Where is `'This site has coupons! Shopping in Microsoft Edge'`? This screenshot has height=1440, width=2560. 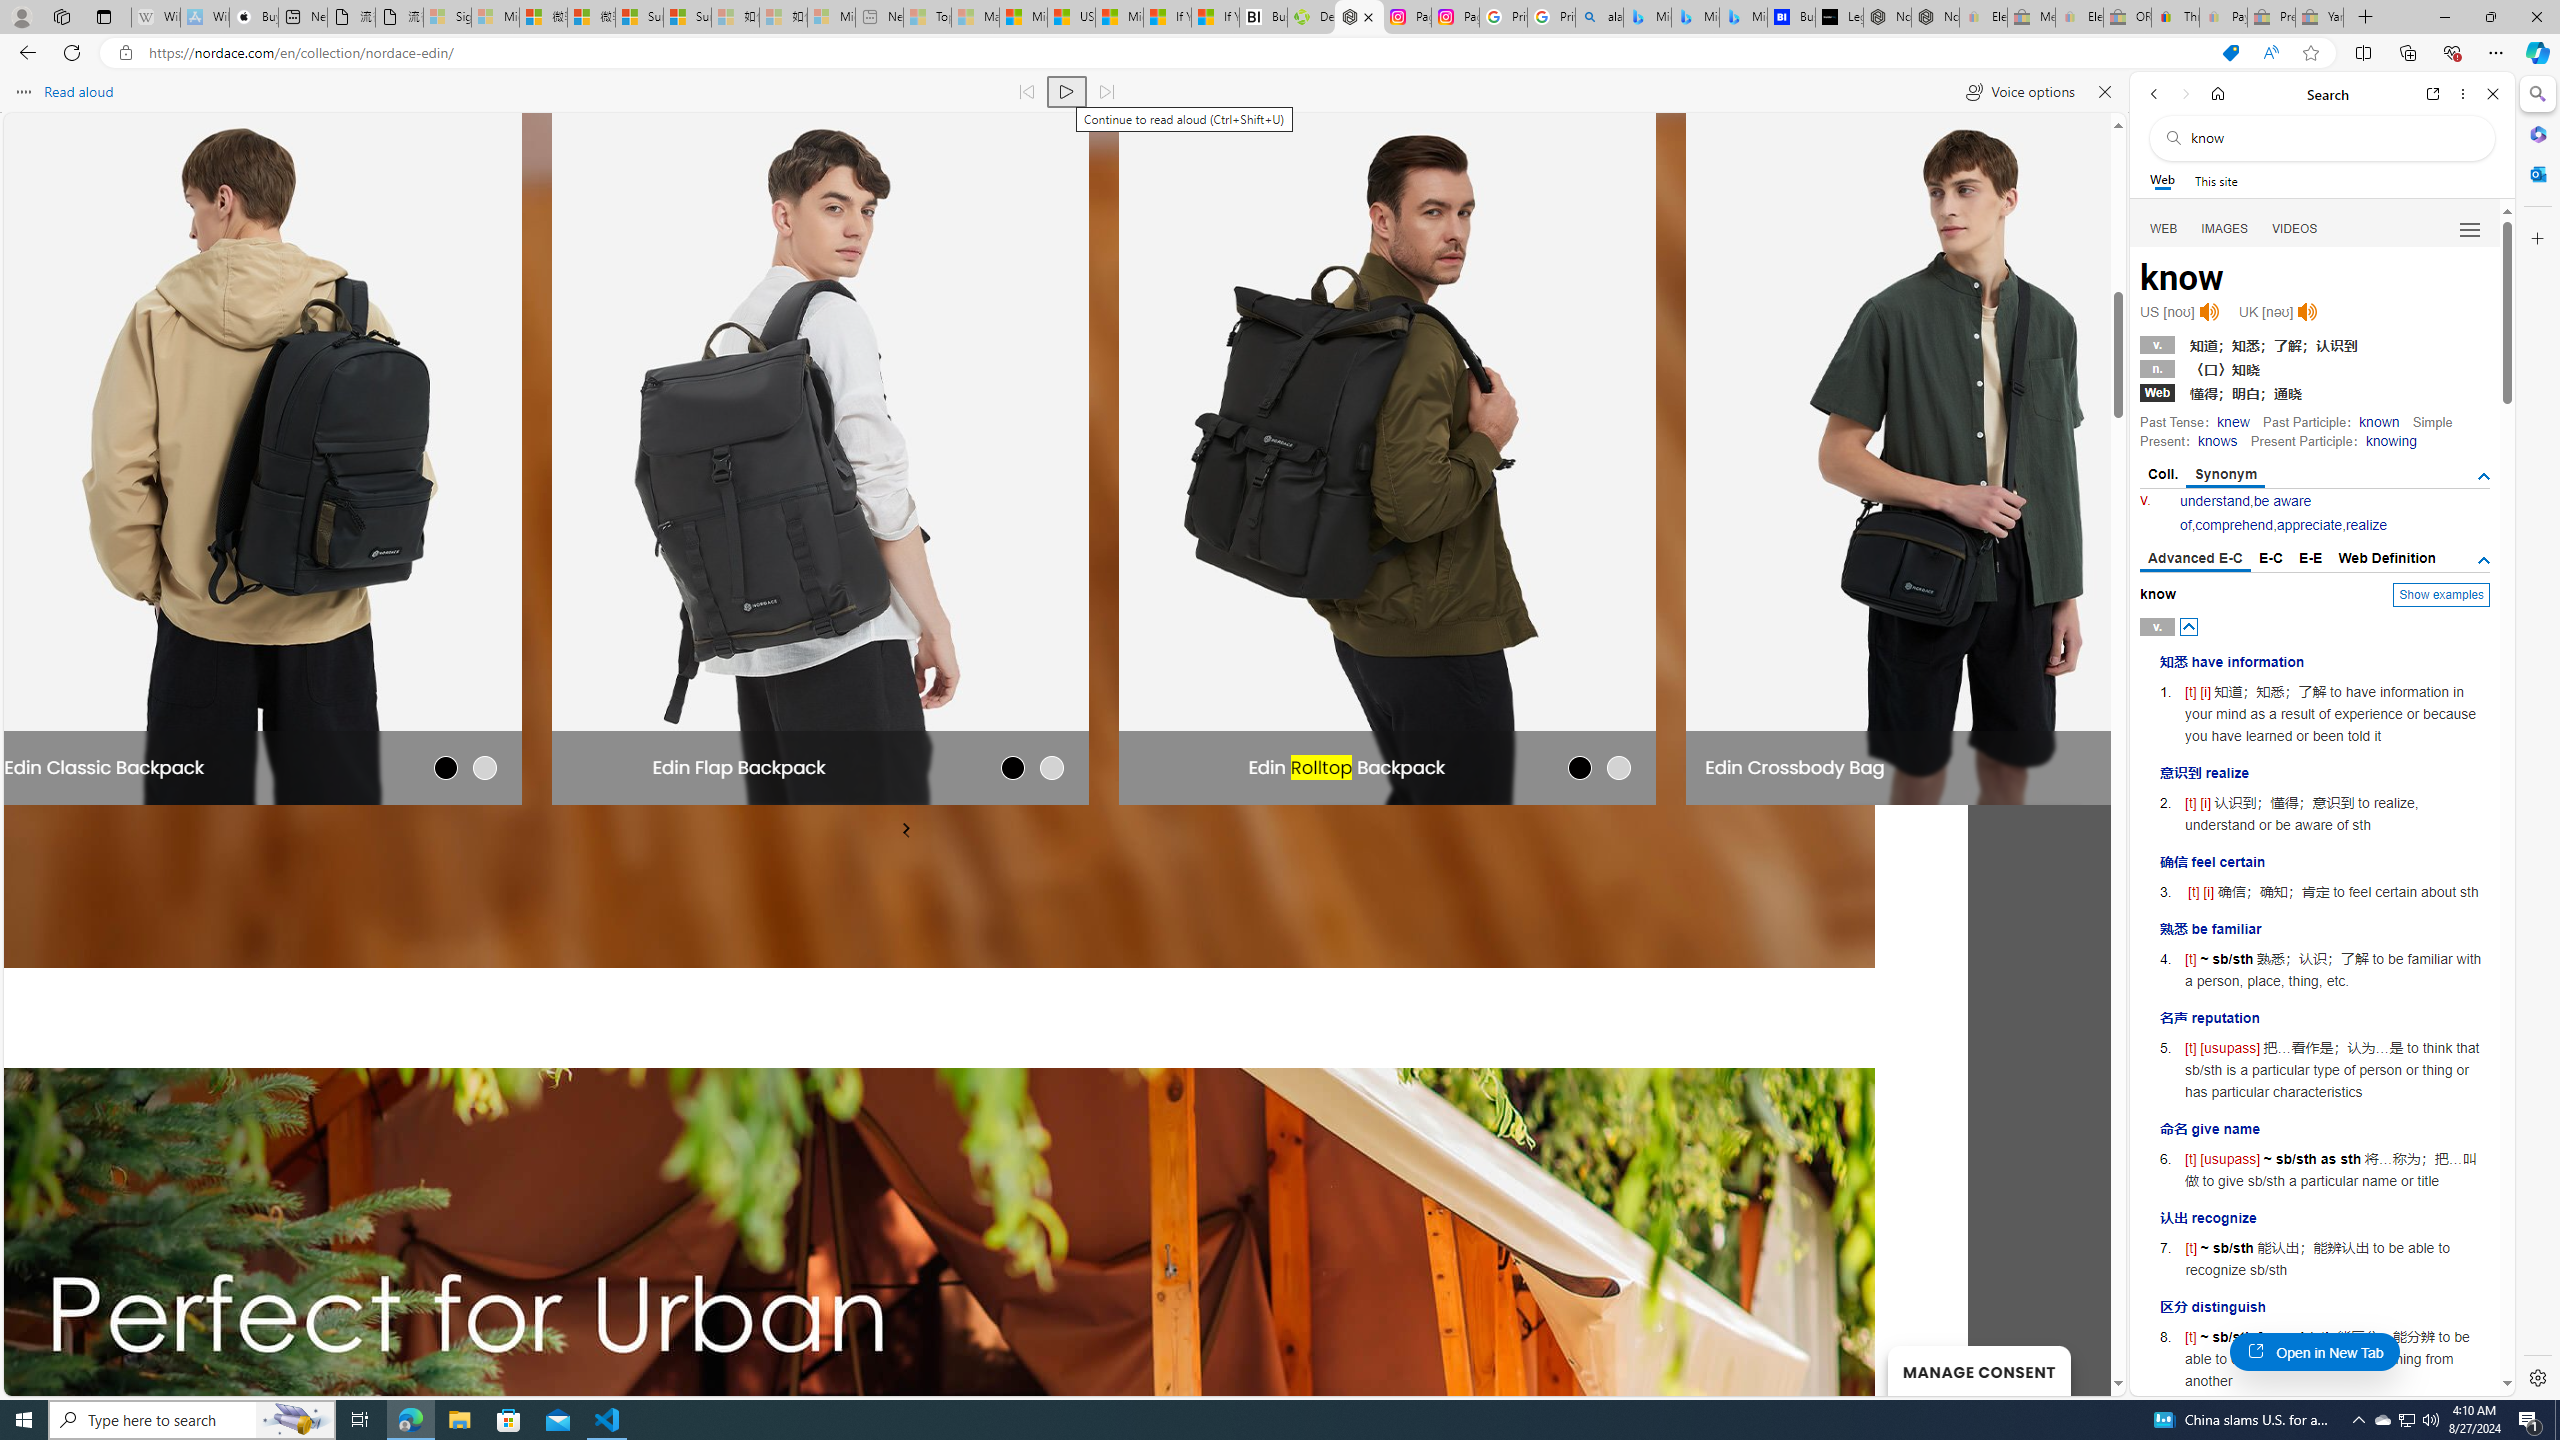 'This site has coupons! Shopping in Microsoft Edge' is located at coordinates (2230, 53).